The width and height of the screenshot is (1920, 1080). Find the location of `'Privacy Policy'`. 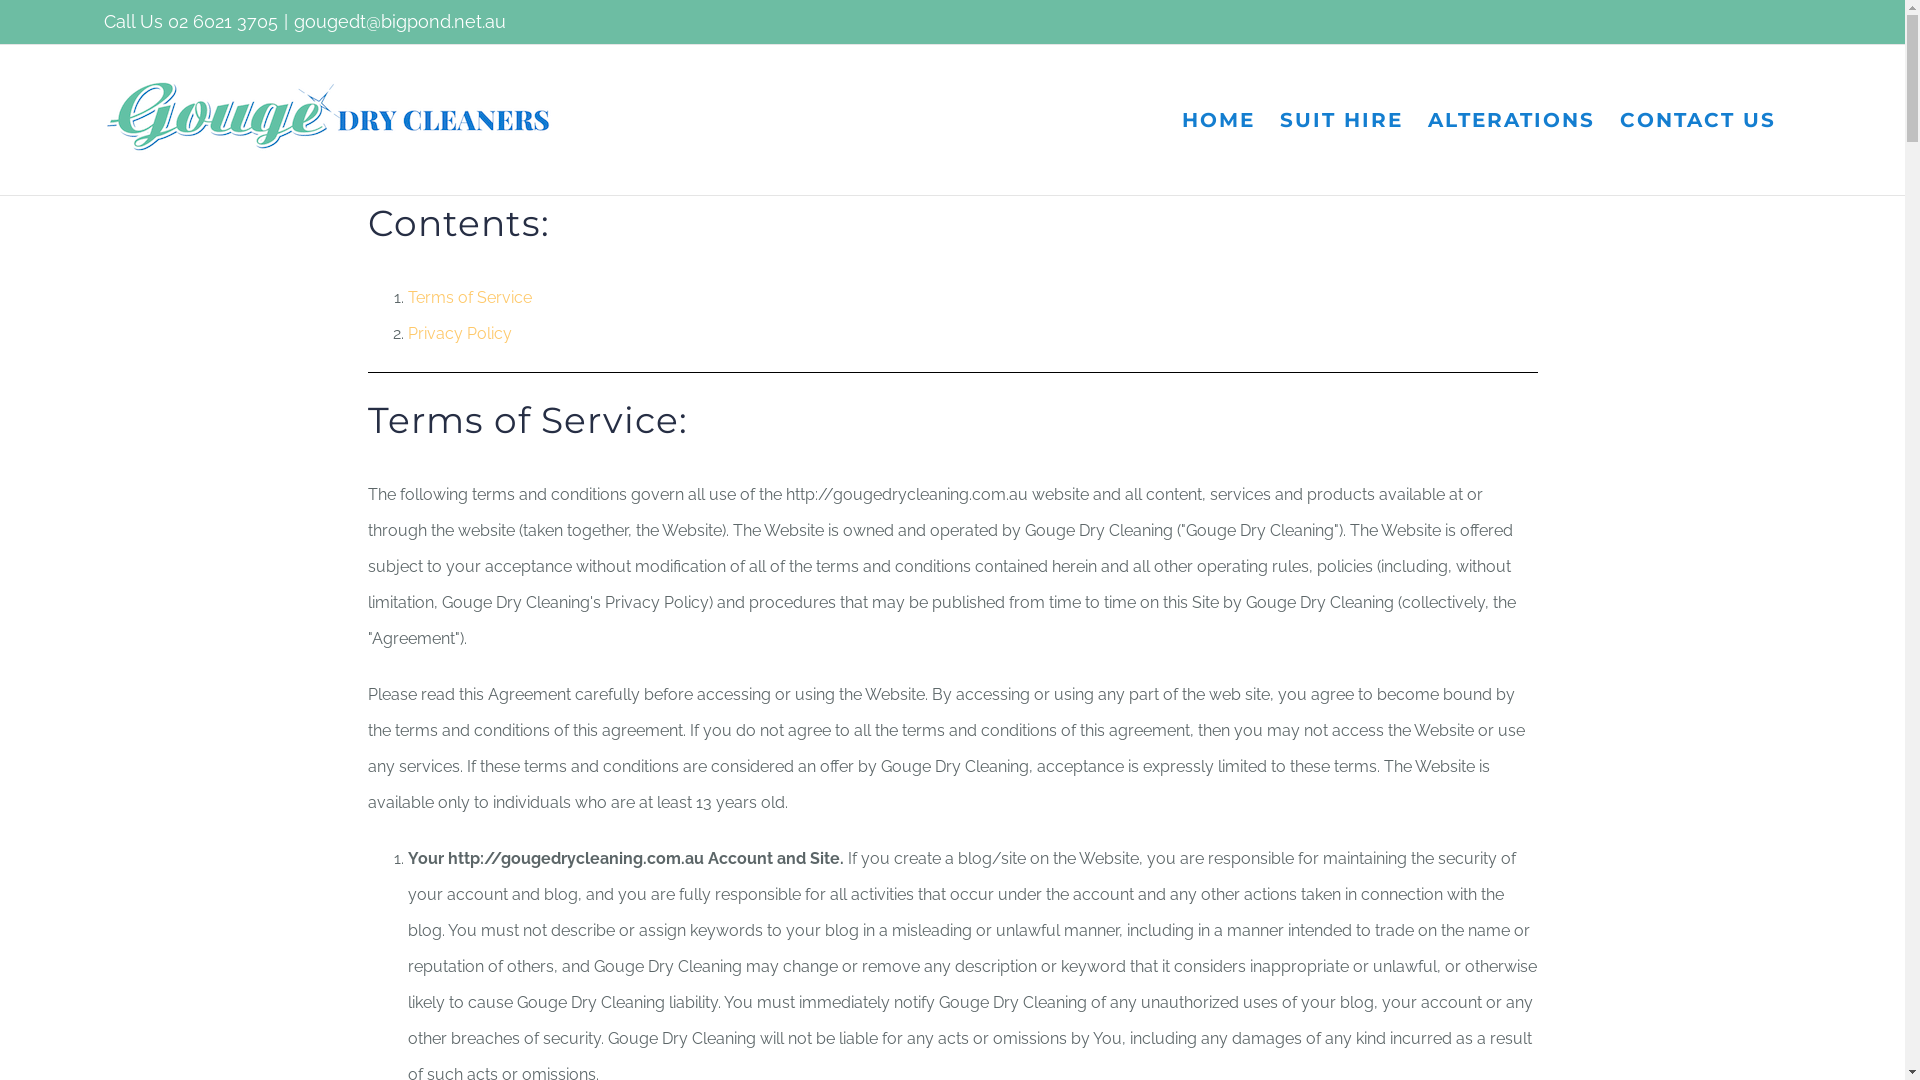

'Privacy Policy' is located at coordinates (459, 332).